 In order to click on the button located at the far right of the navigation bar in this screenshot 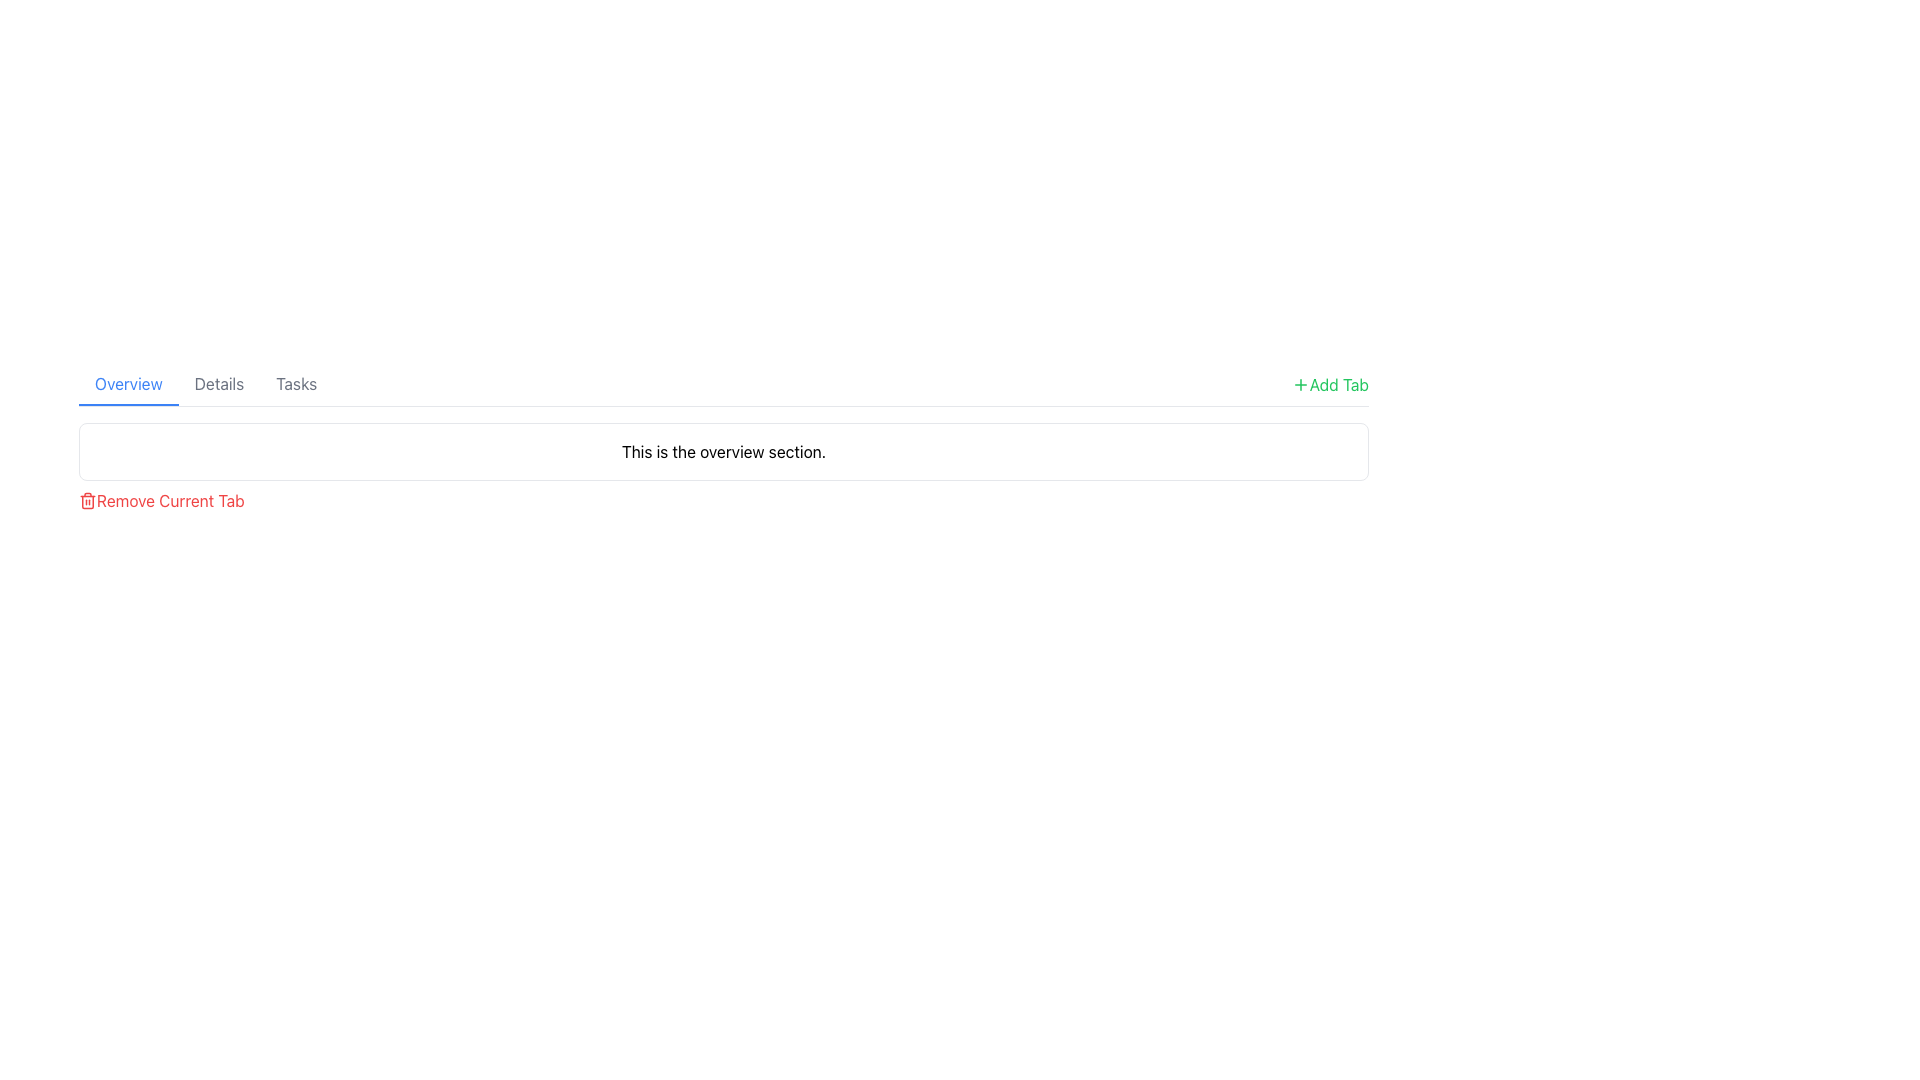, I will do `click(1329, 385)`.